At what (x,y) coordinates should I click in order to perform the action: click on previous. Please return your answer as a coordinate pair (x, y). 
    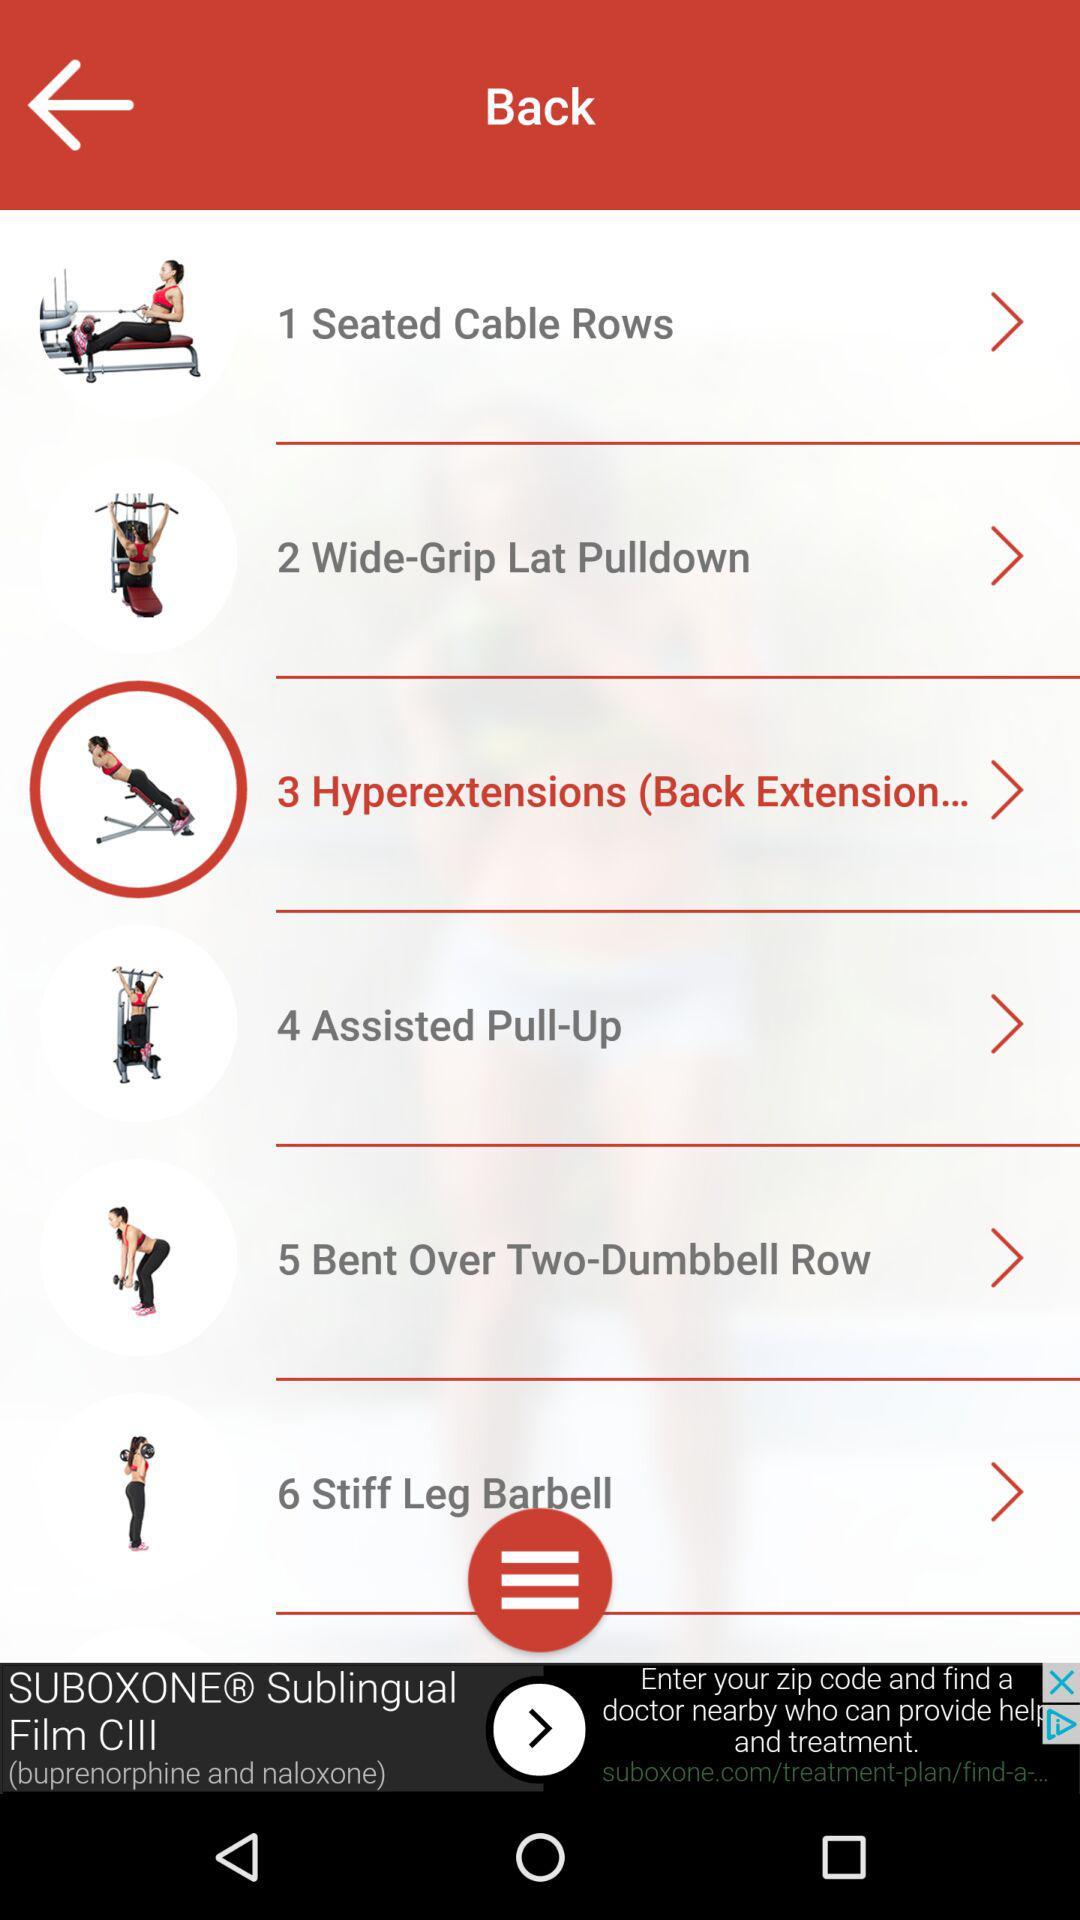
    Looking at the image, I should click on (78, 104).